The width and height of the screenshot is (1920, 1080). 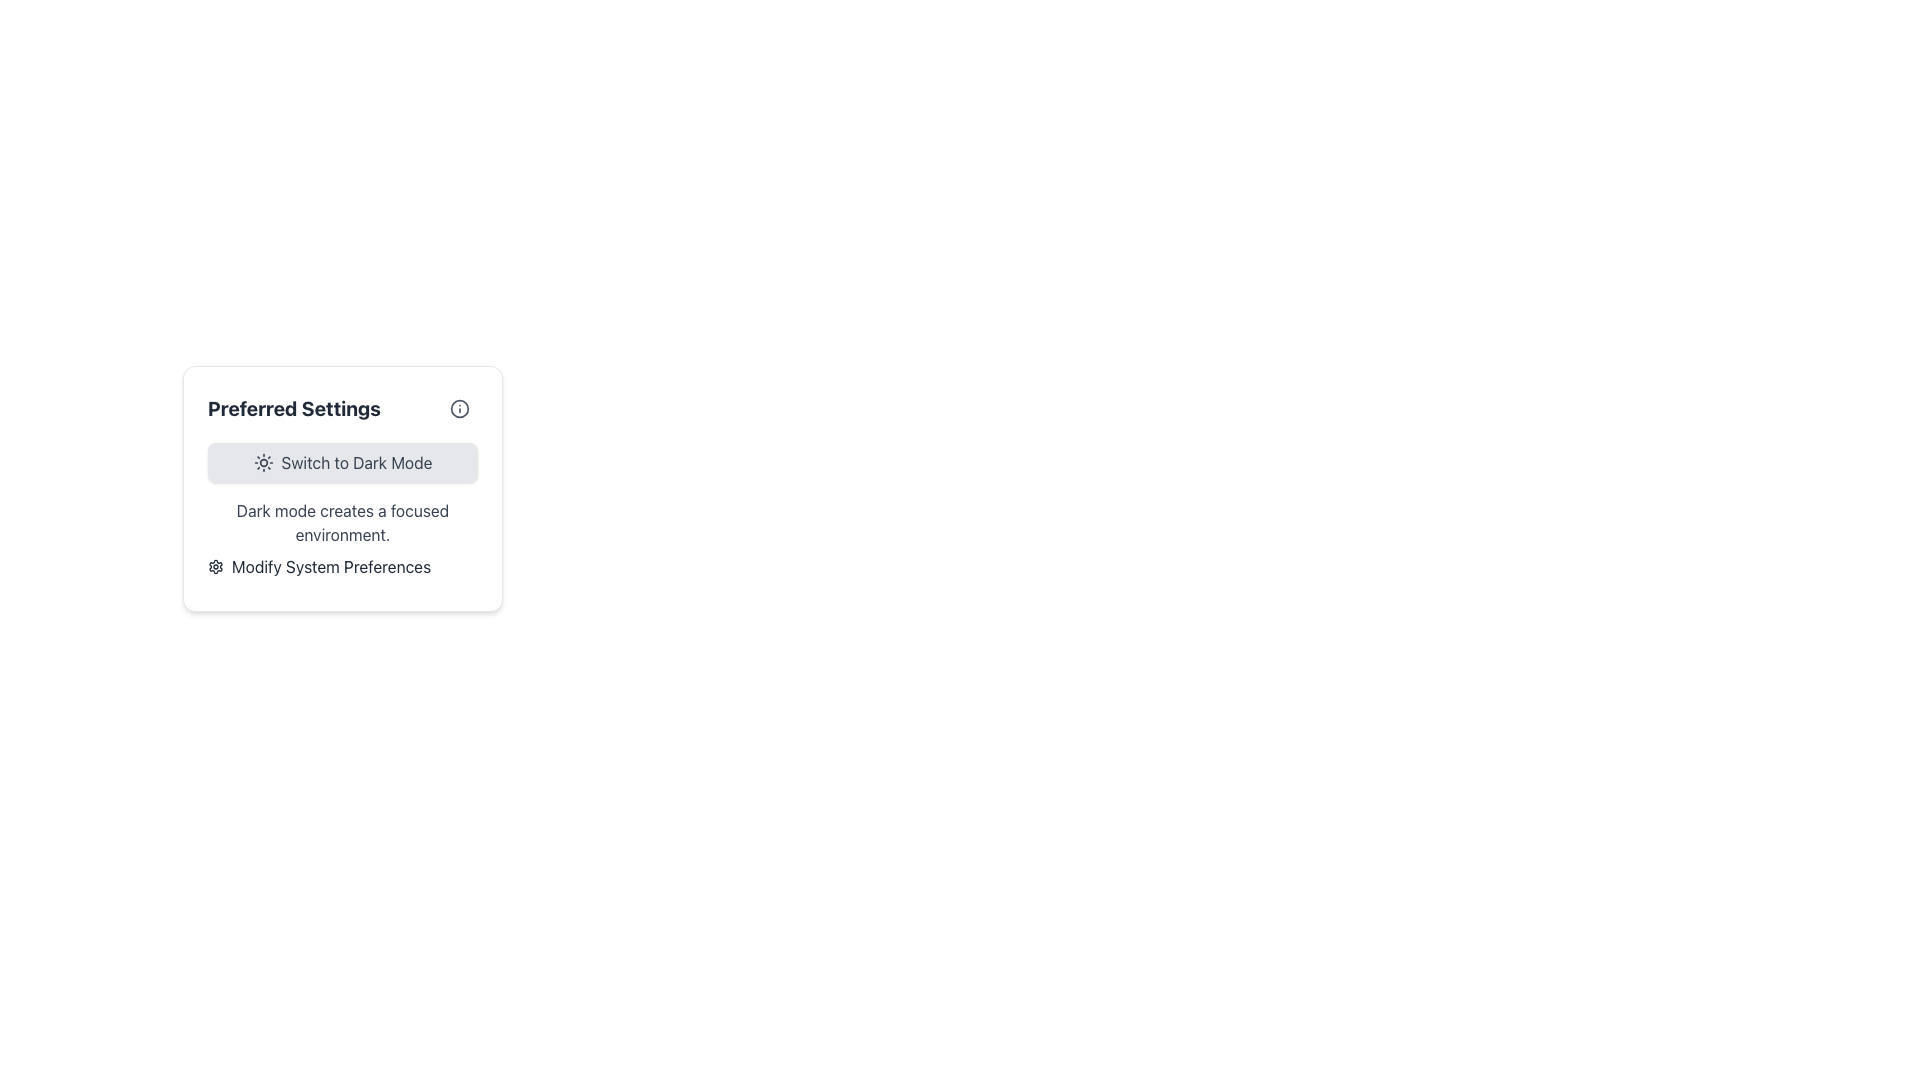 I want to click on the settings icon located to the immediate left of the 'Modify System Preferences' text label within the 'Preferred Settings' card, so click(x=216, y=567).